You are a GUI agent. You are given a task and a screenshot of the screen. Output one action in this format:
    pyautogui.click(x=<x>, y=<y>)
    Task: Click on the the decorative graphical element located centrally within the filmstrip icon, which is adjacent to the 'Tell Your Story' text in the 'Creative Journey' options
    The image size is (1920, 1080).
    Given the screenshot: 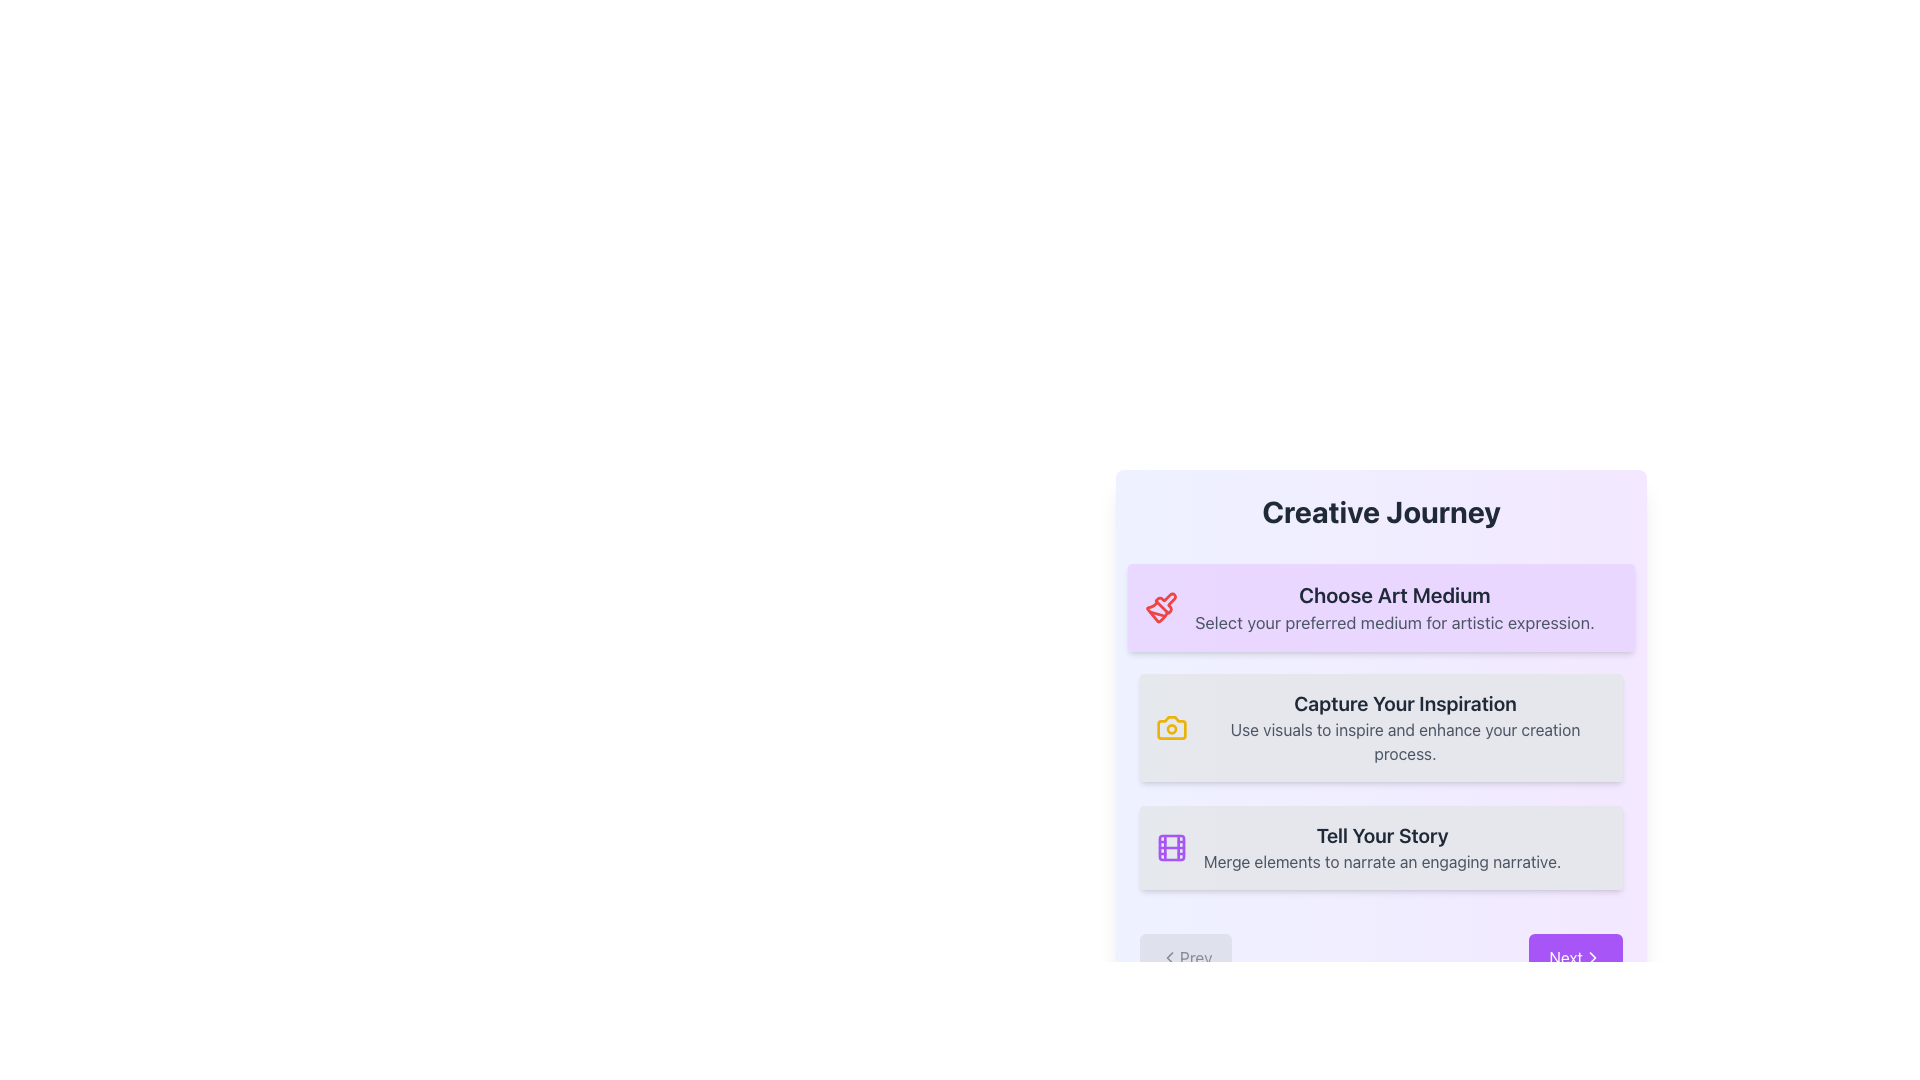 What is the action you would take?
    pyautogui.click(x=1171, y=848)
    